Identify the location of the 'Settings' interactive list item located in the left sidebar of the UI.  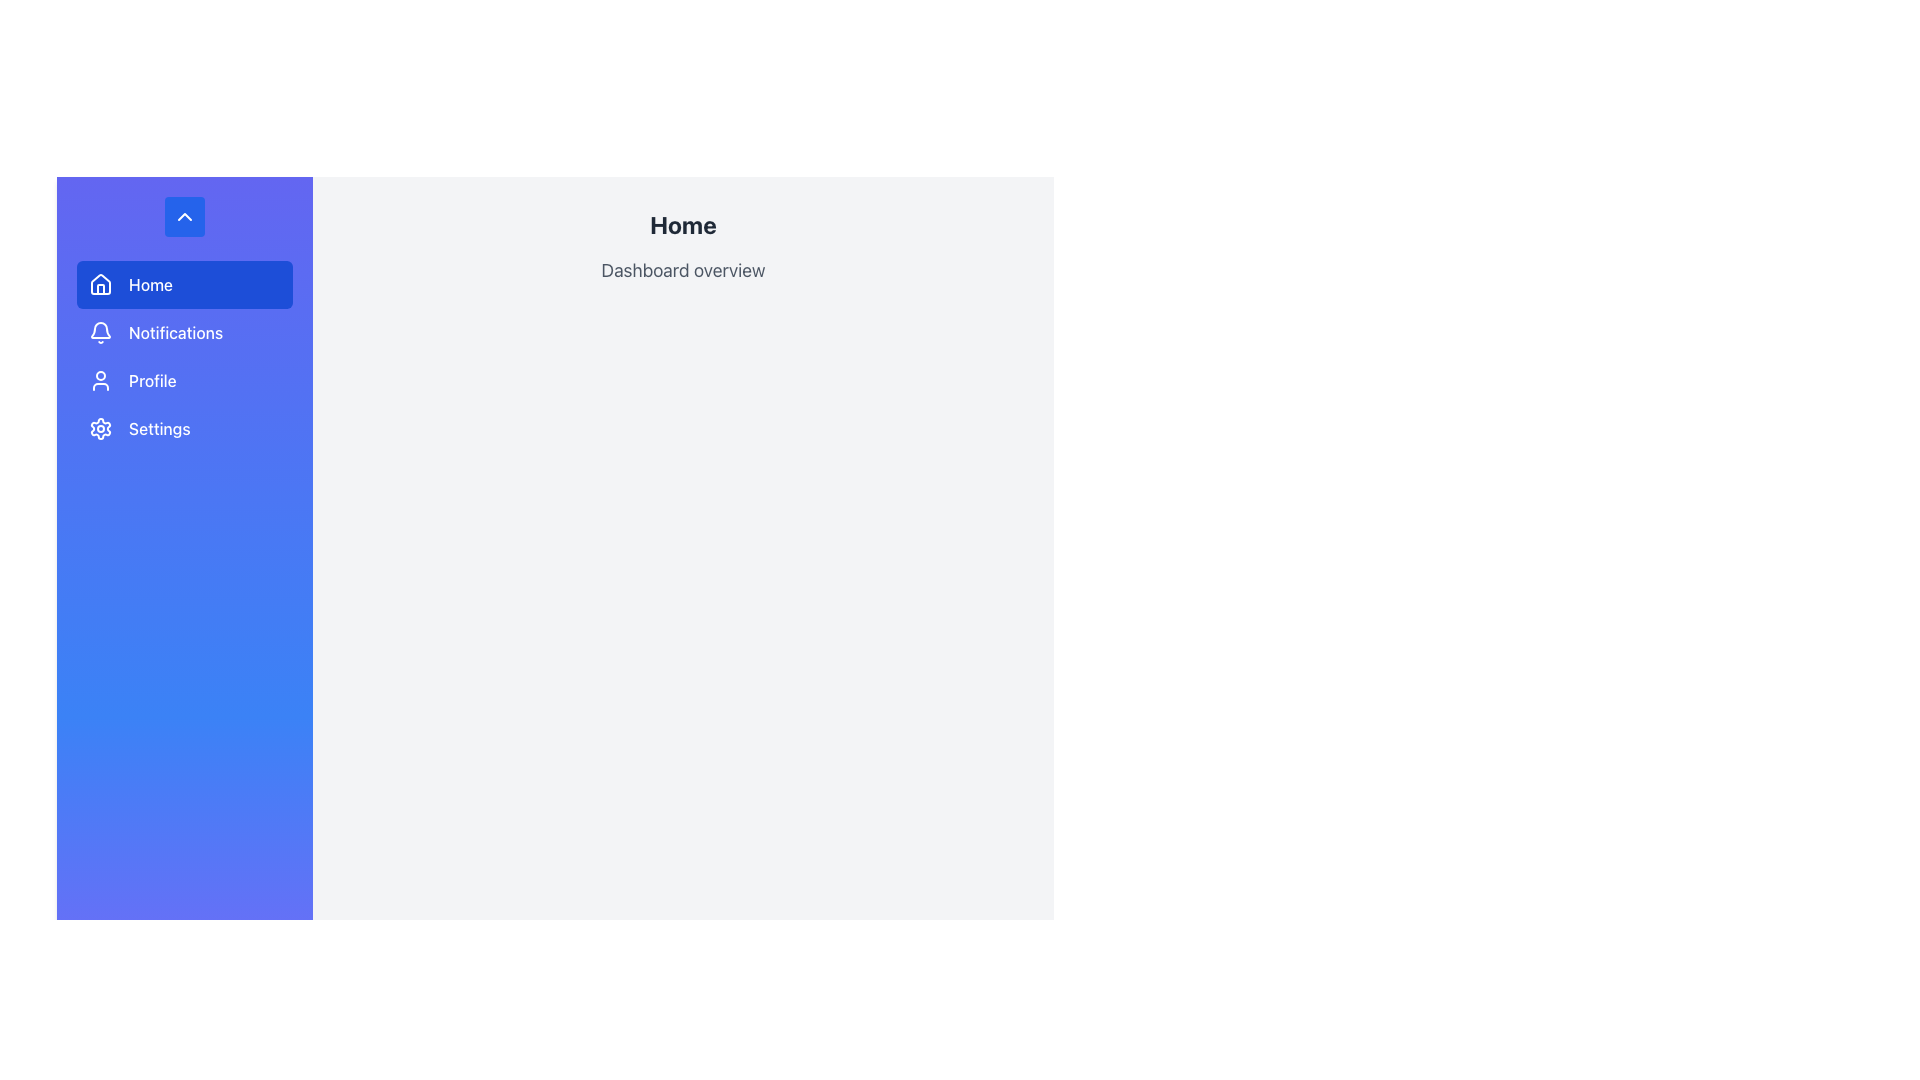
(185, 427).